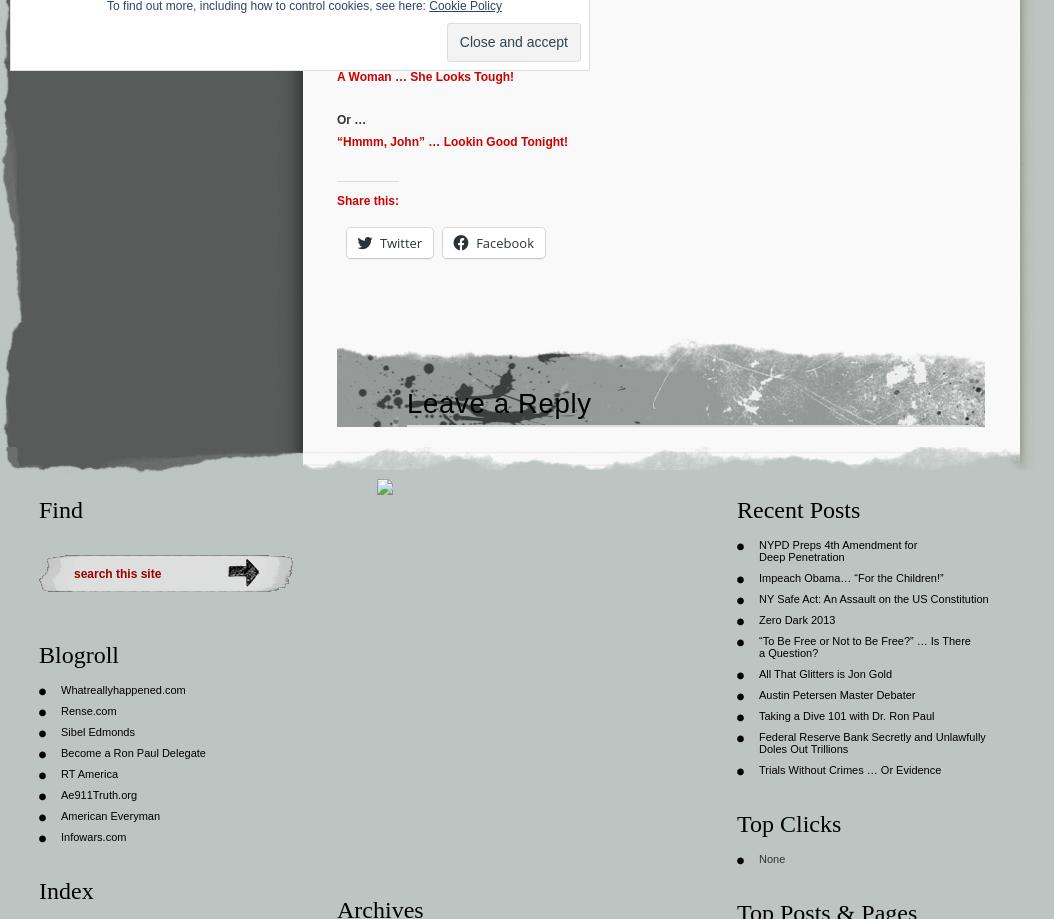  Describe the element at coordinates (797, 508) in the screenshot. I see `'Recent Posts'` at that location.